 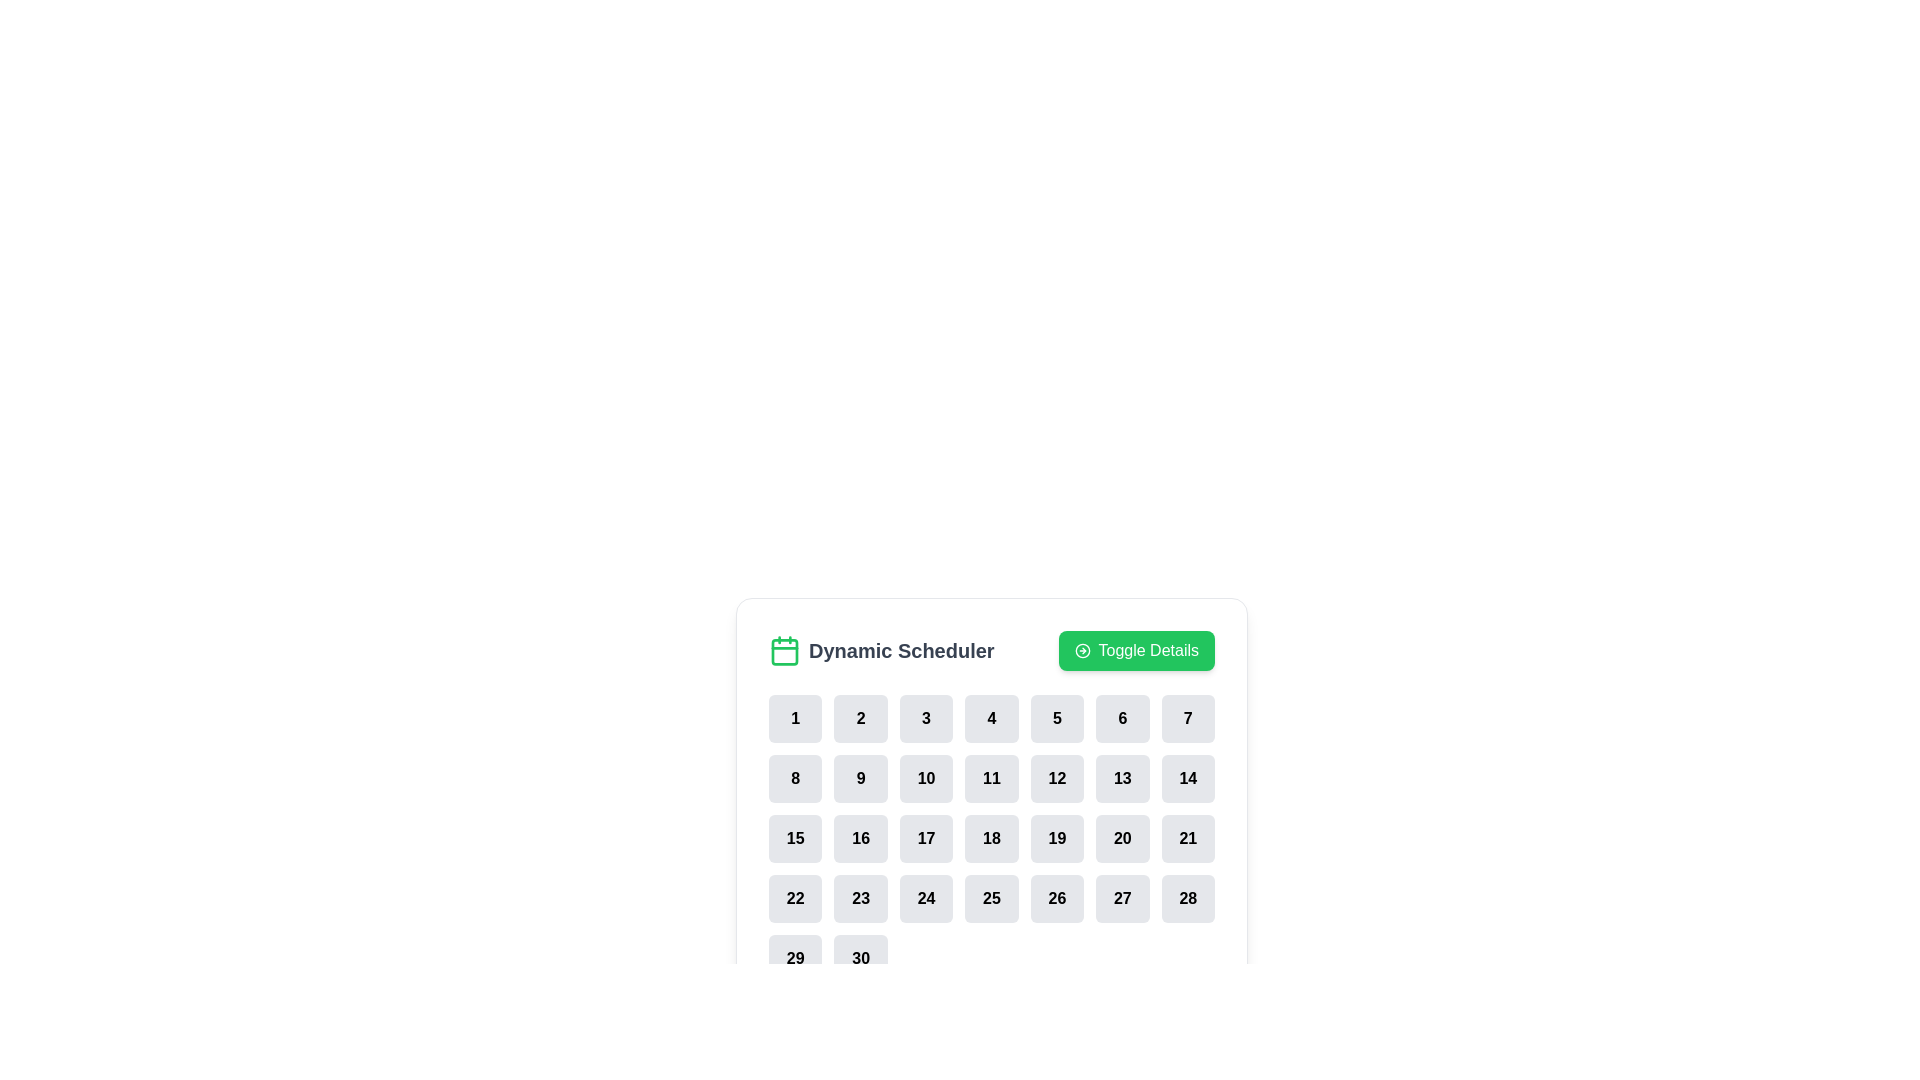 What do you see at coordinates (1188, 897) in the screenshot?
I see `the button labeled '28', which is a rounded rectangular cell with a light gray background located in the last column of the fourth row in a 7-column grid layout` at bounding box center [1188, 897].